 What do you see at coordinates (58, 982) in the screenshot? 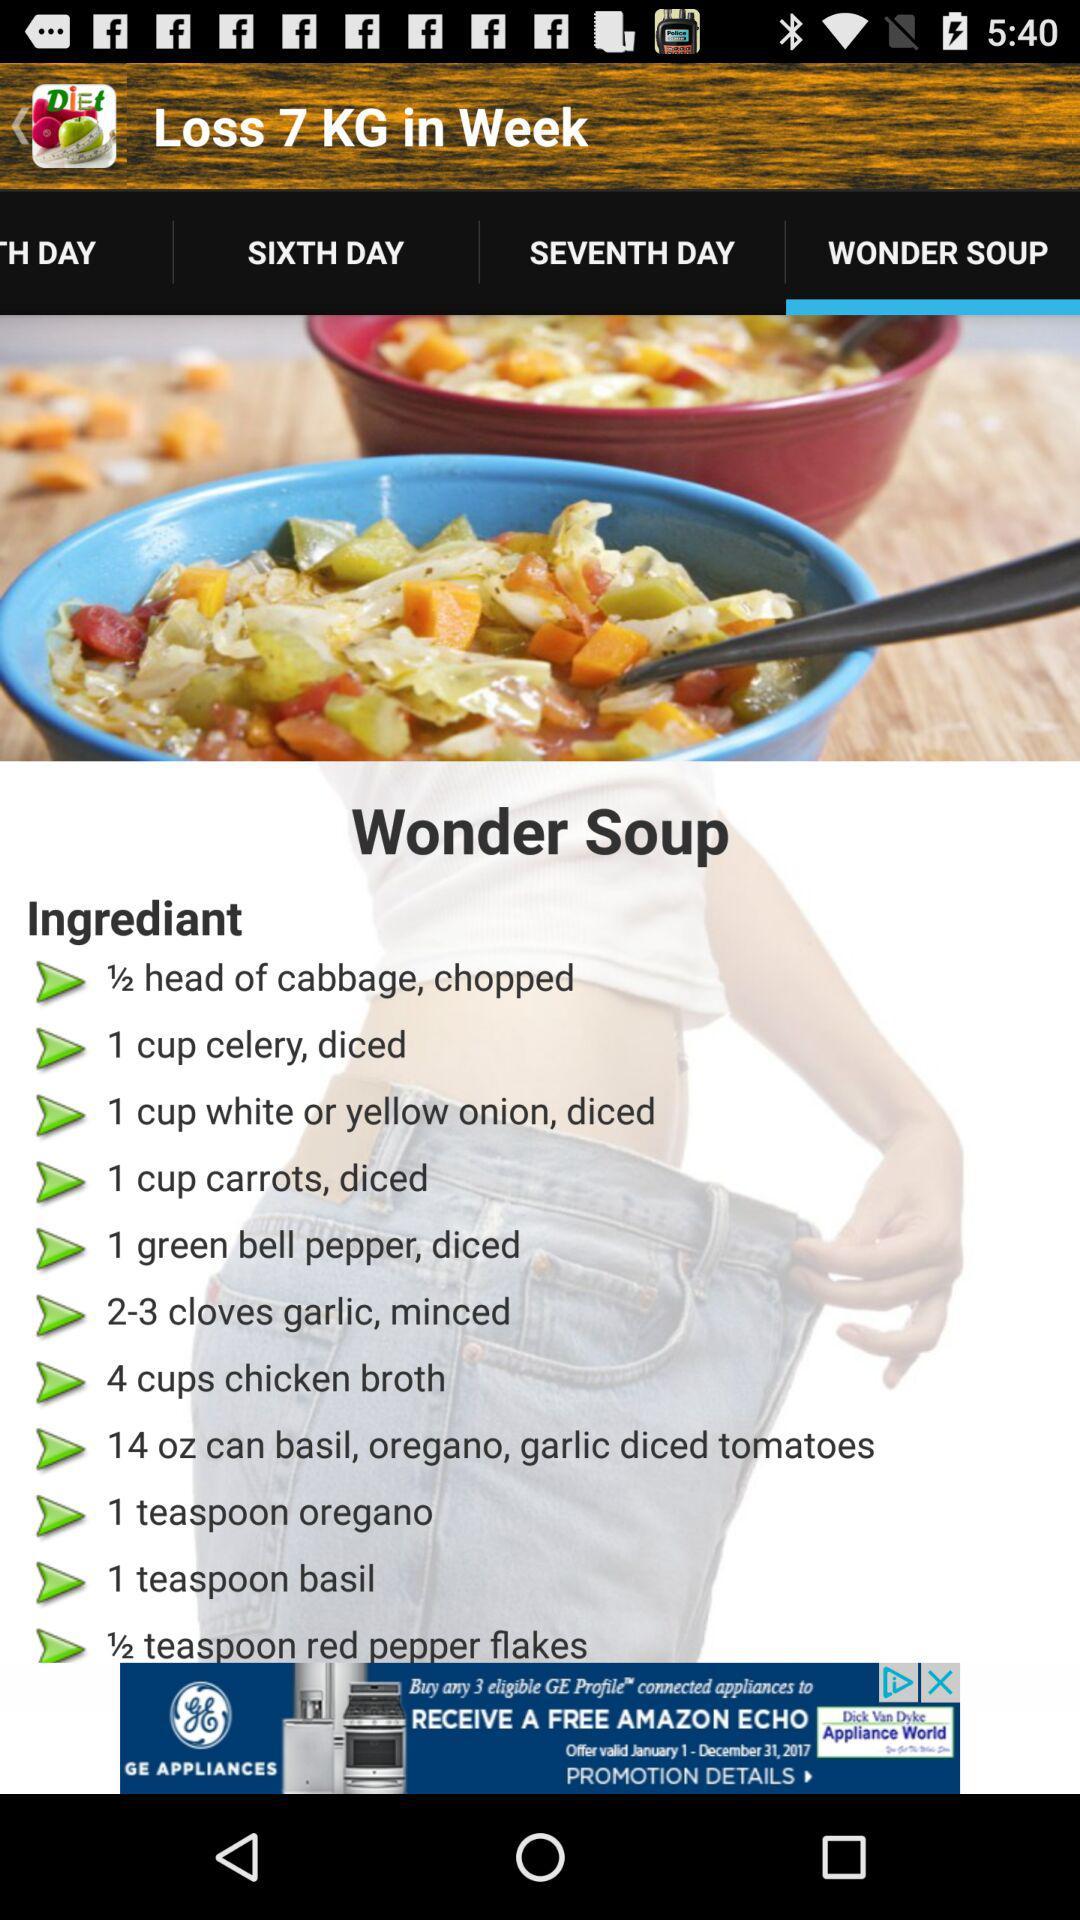
I see `the first arrow icon below the ingrediant` at bounding box center [58, 982].